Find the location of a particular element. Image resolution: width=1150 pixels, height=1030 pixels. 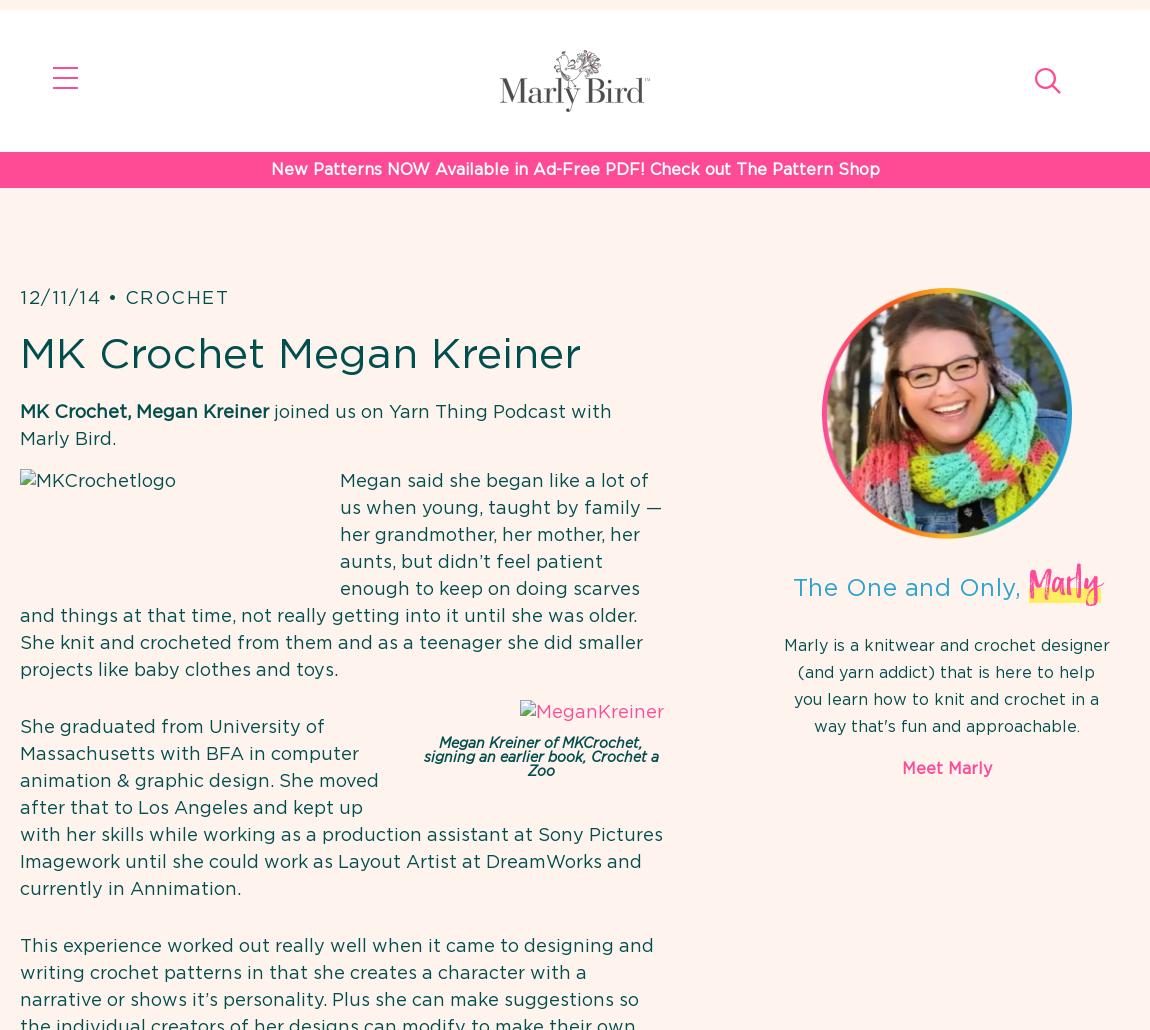

'Megan Kreiner of MKCrochet, signing an earlier book, Crochet a Zoo' is located at coordinates (422, 757).